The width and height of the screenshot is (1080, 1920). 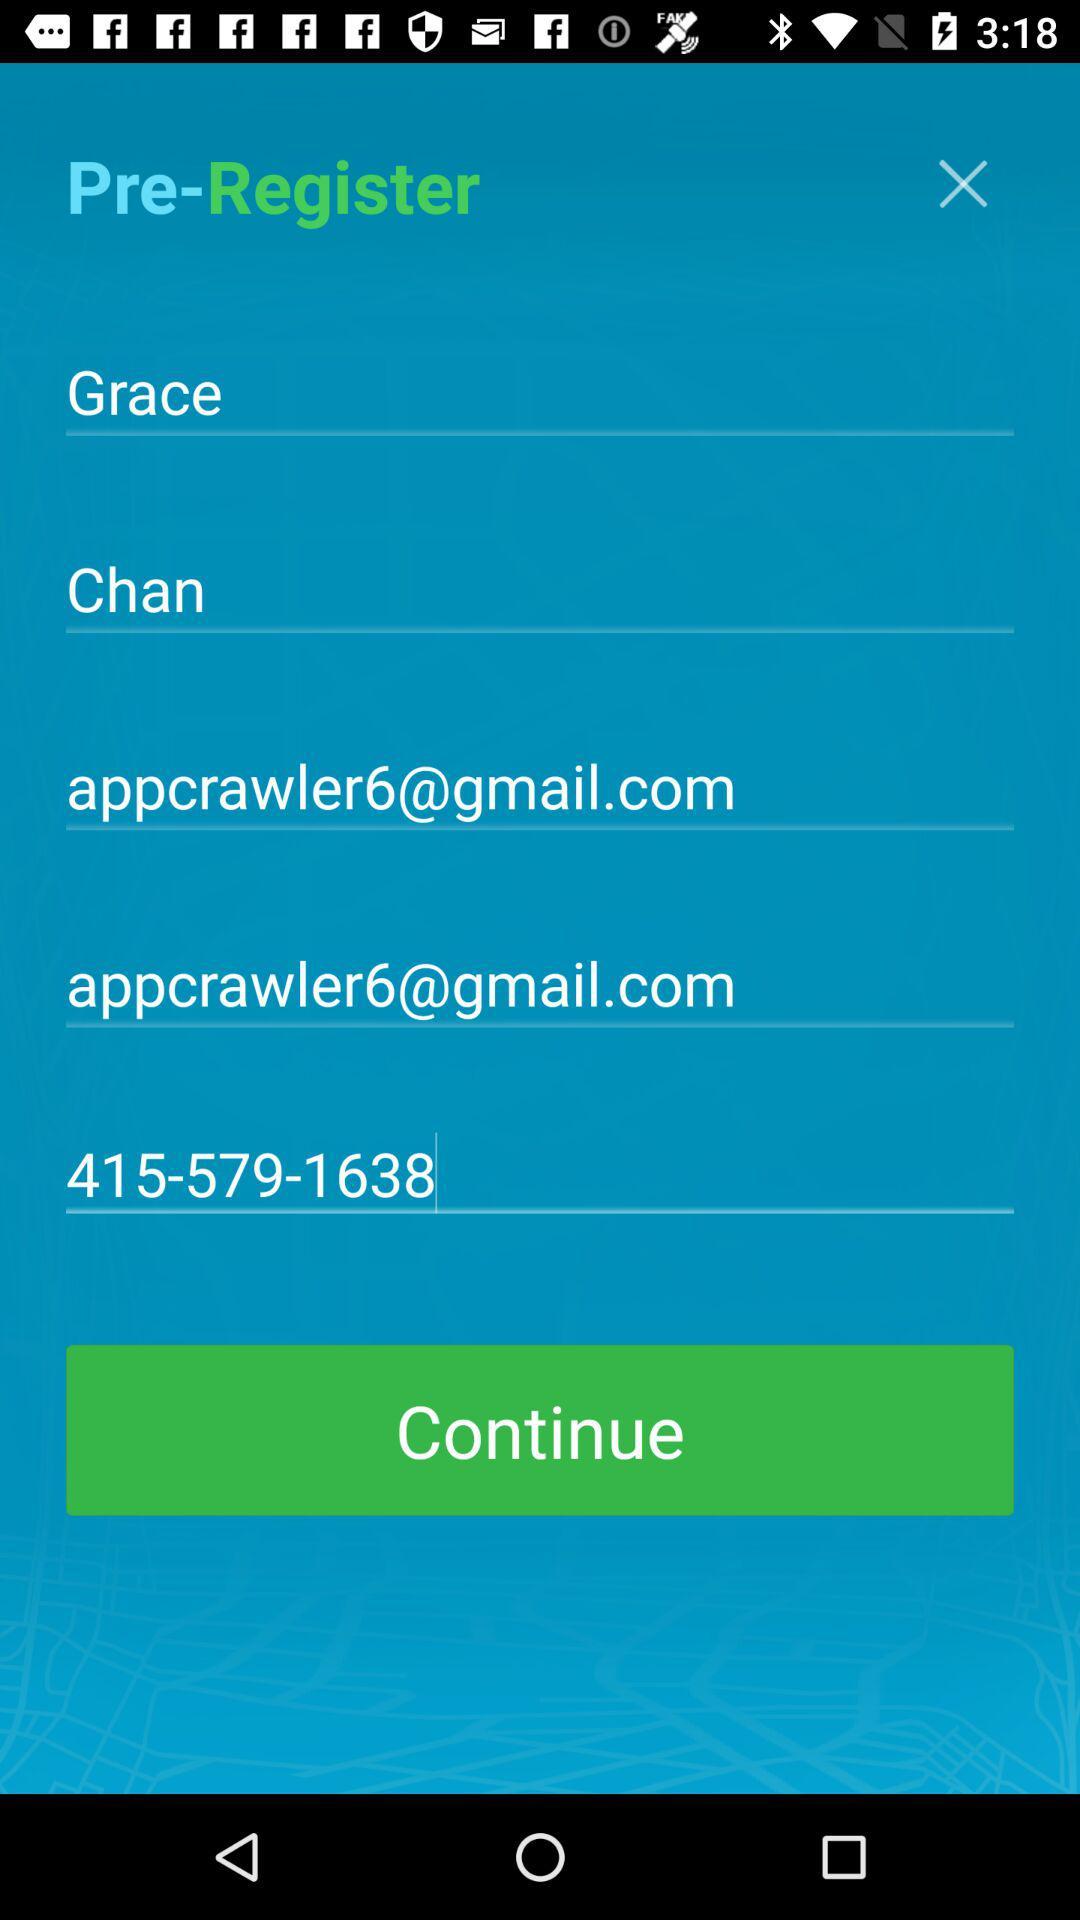 What do you see at coordinates (540, 389) in the screenshot?
I see `the grace` at bounding box center [540, 389].